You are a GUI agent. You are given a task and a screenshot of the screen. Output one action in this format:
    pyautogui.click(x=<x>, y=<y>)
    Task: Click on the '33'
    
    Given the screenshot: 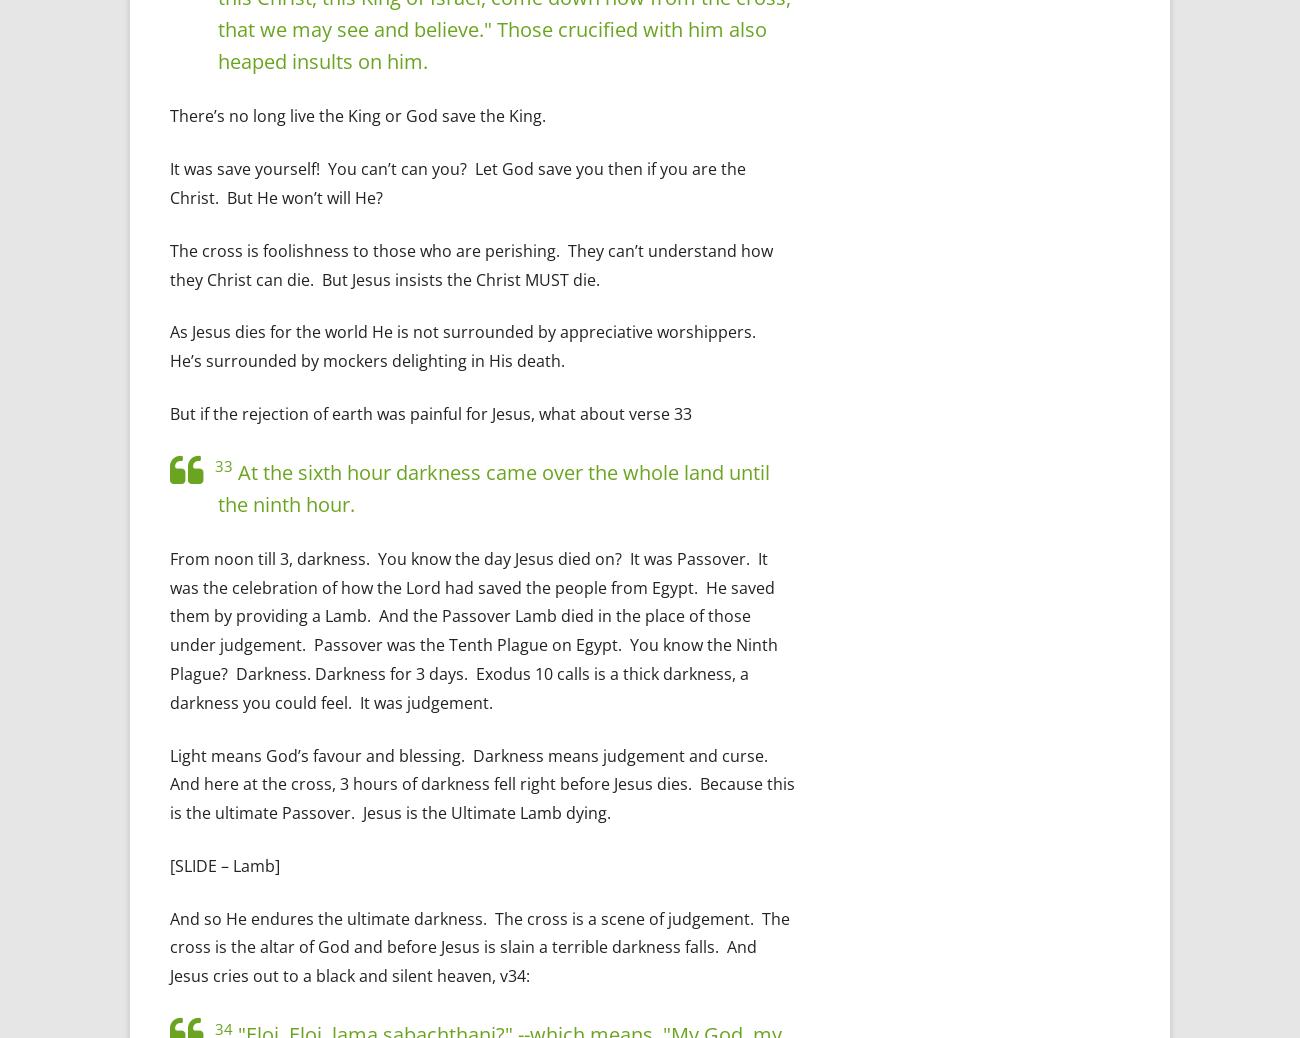 What is the action you would take?
    pyautogui.click(x=222, y=465)
    